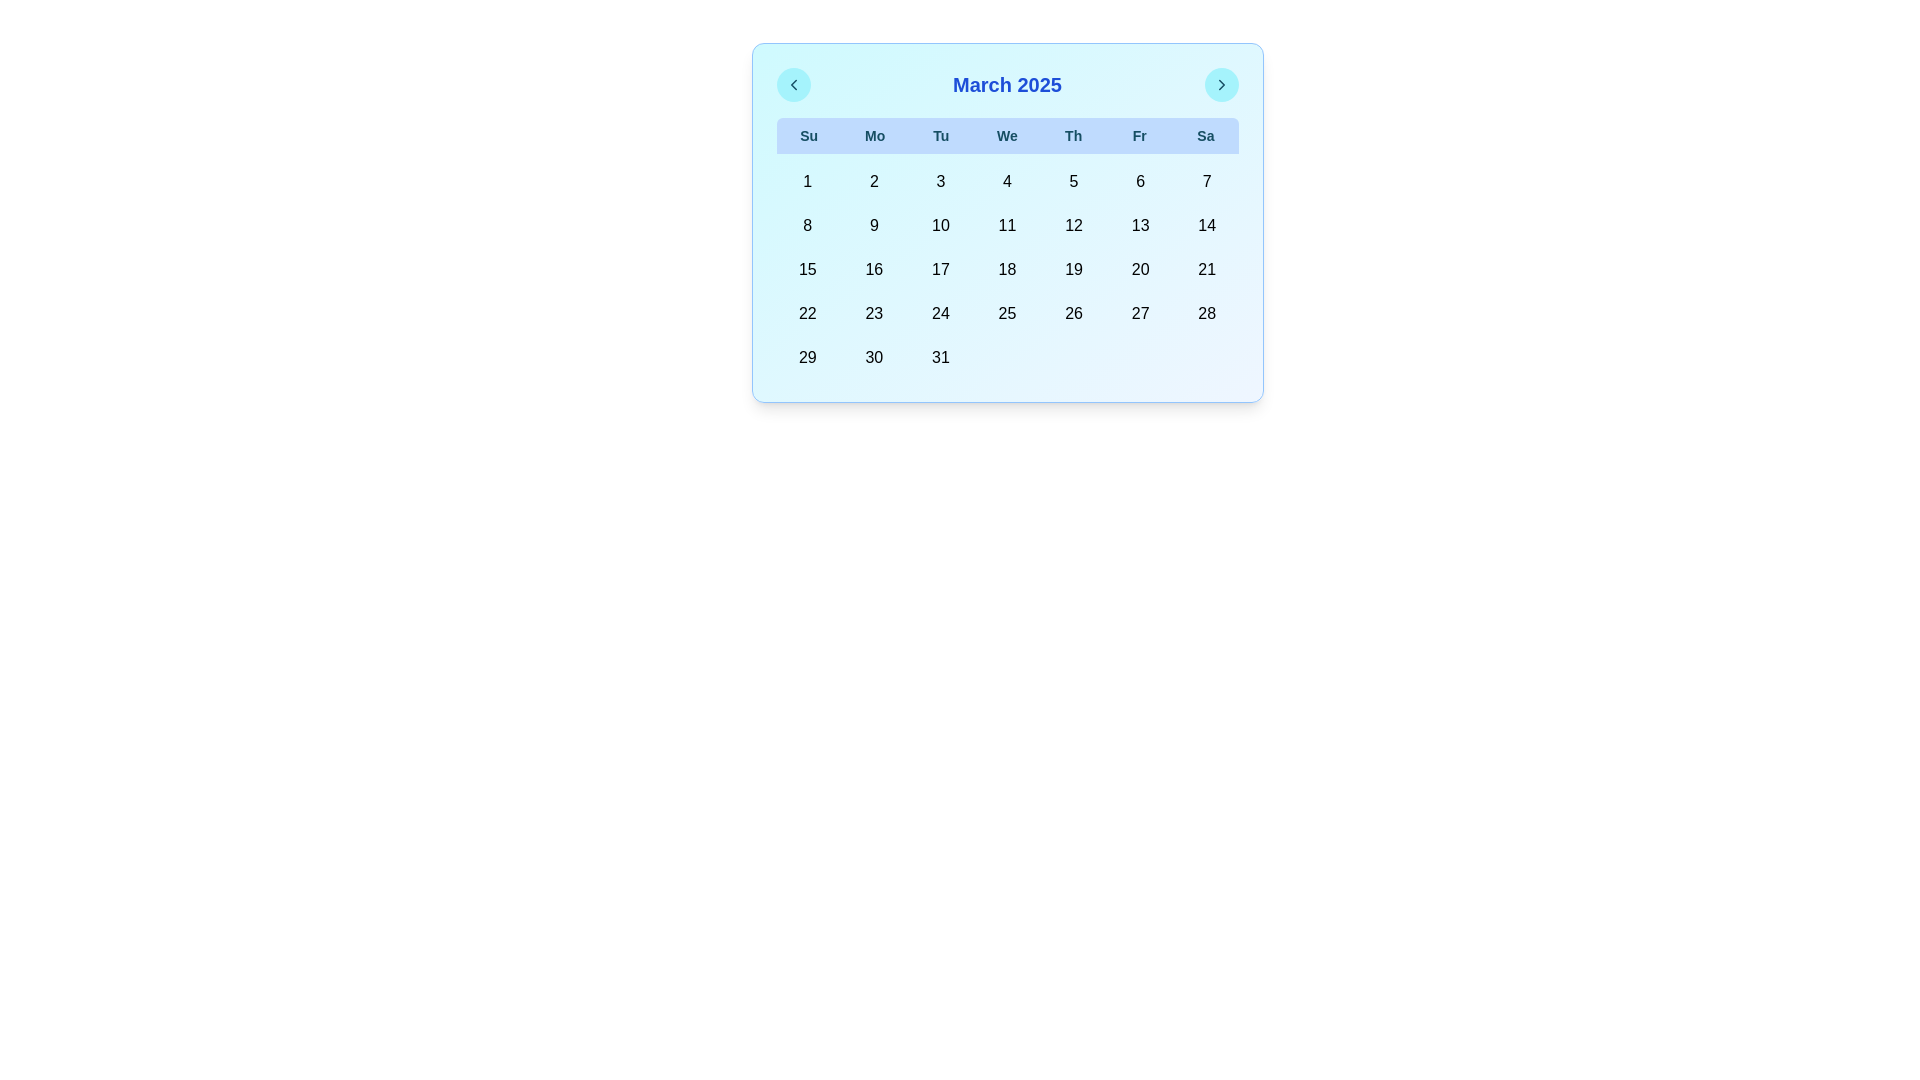  Describe the element at coordinates (1206, 225) in the screenshot. I see `the button styled as a square with the number '14' in bold black font, located in the second row and seventh column of the calendar grid for March 2025, to trigger visual feedback` at that location.